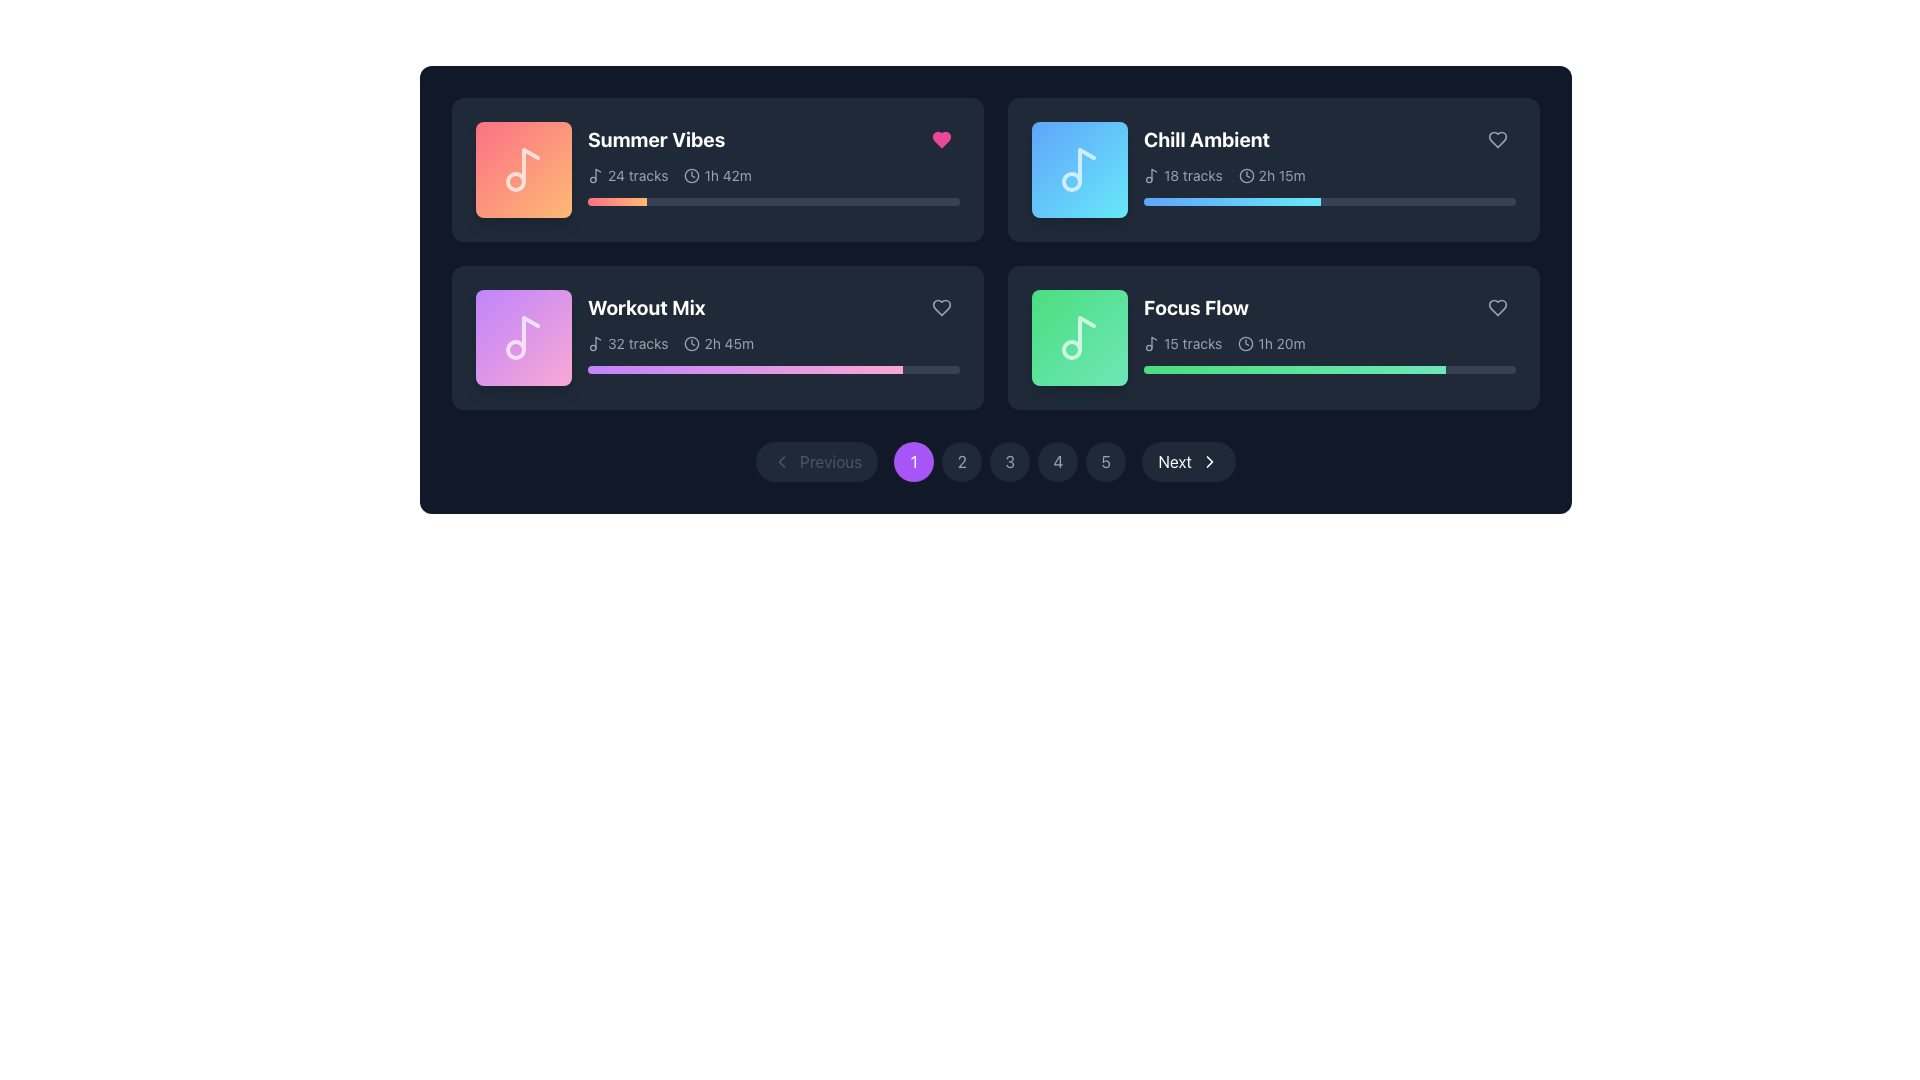  I want to click on the right-facing chevron icon which serves as a navigation indicator, so click(1208, 462).